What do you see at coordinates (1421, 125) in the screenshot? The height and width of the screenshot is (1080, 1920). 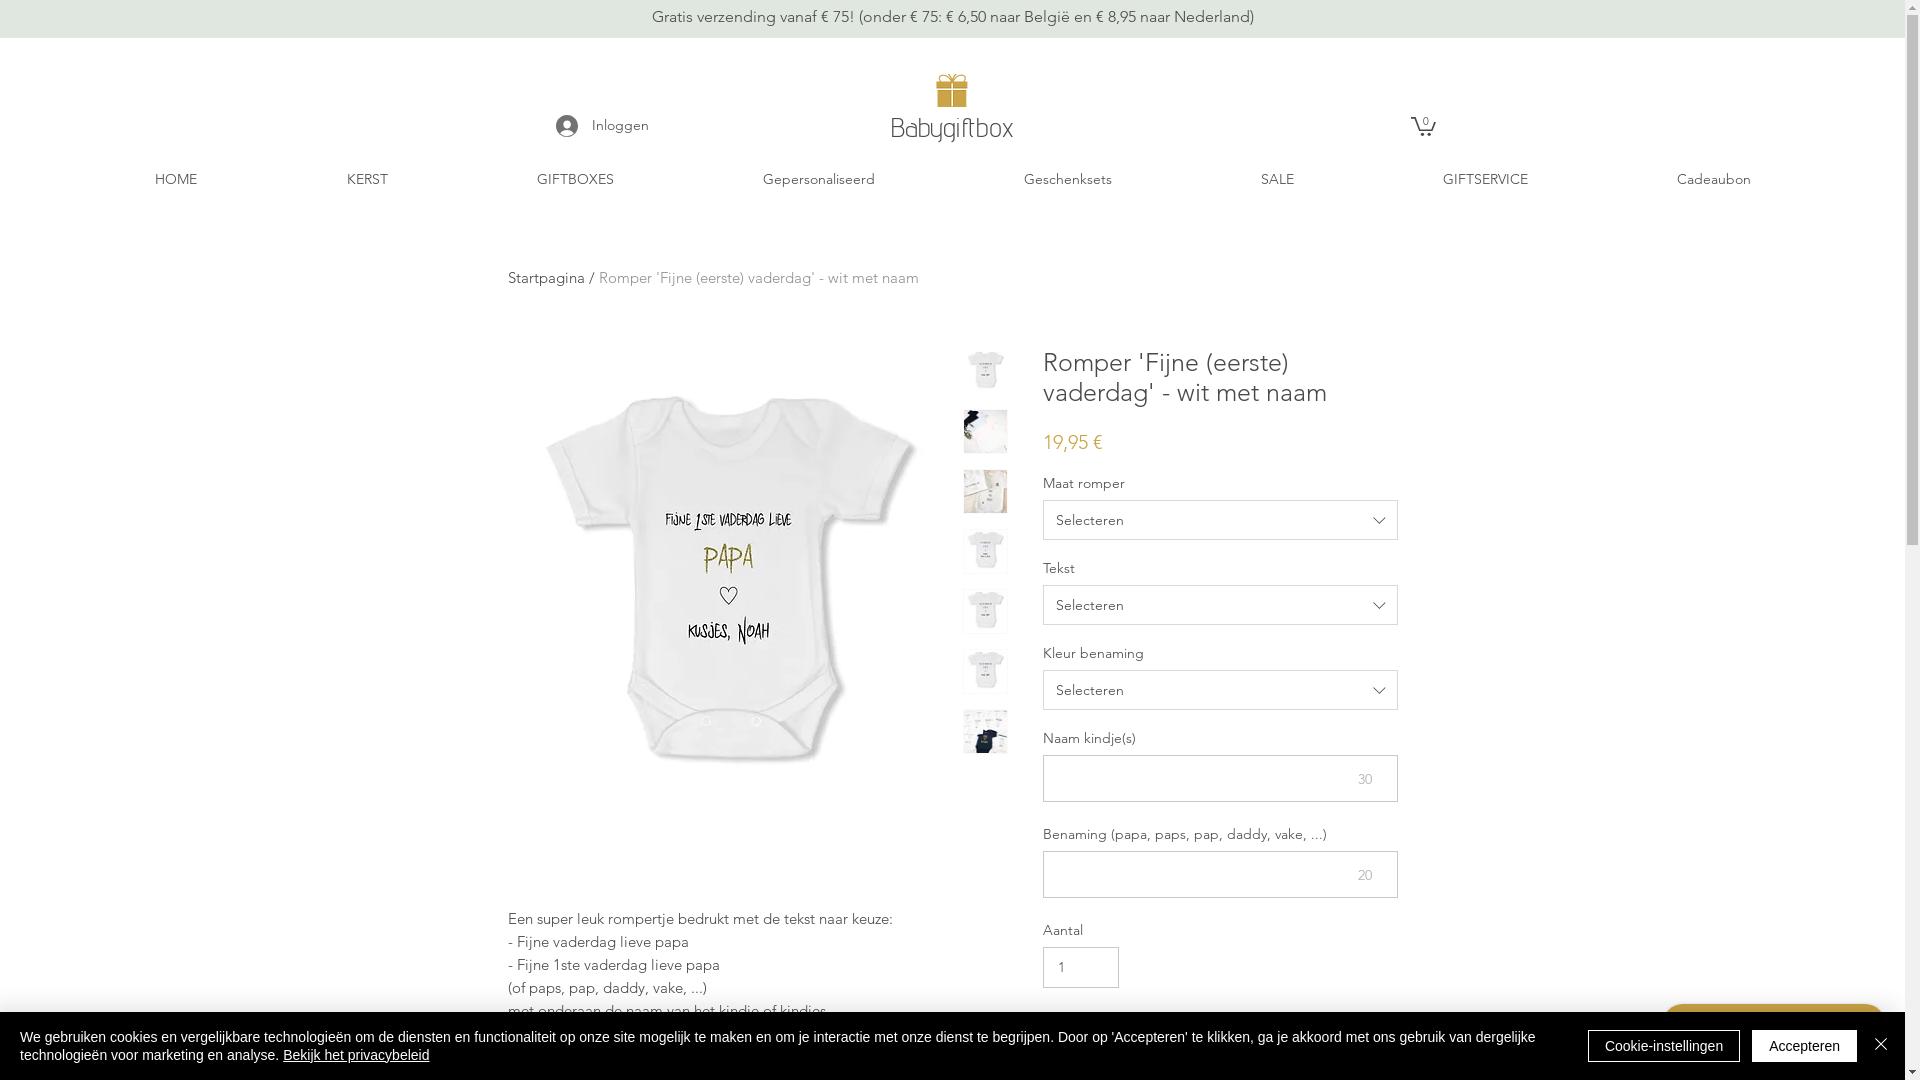 I see `'0'` at bounding box center [1421, 125].